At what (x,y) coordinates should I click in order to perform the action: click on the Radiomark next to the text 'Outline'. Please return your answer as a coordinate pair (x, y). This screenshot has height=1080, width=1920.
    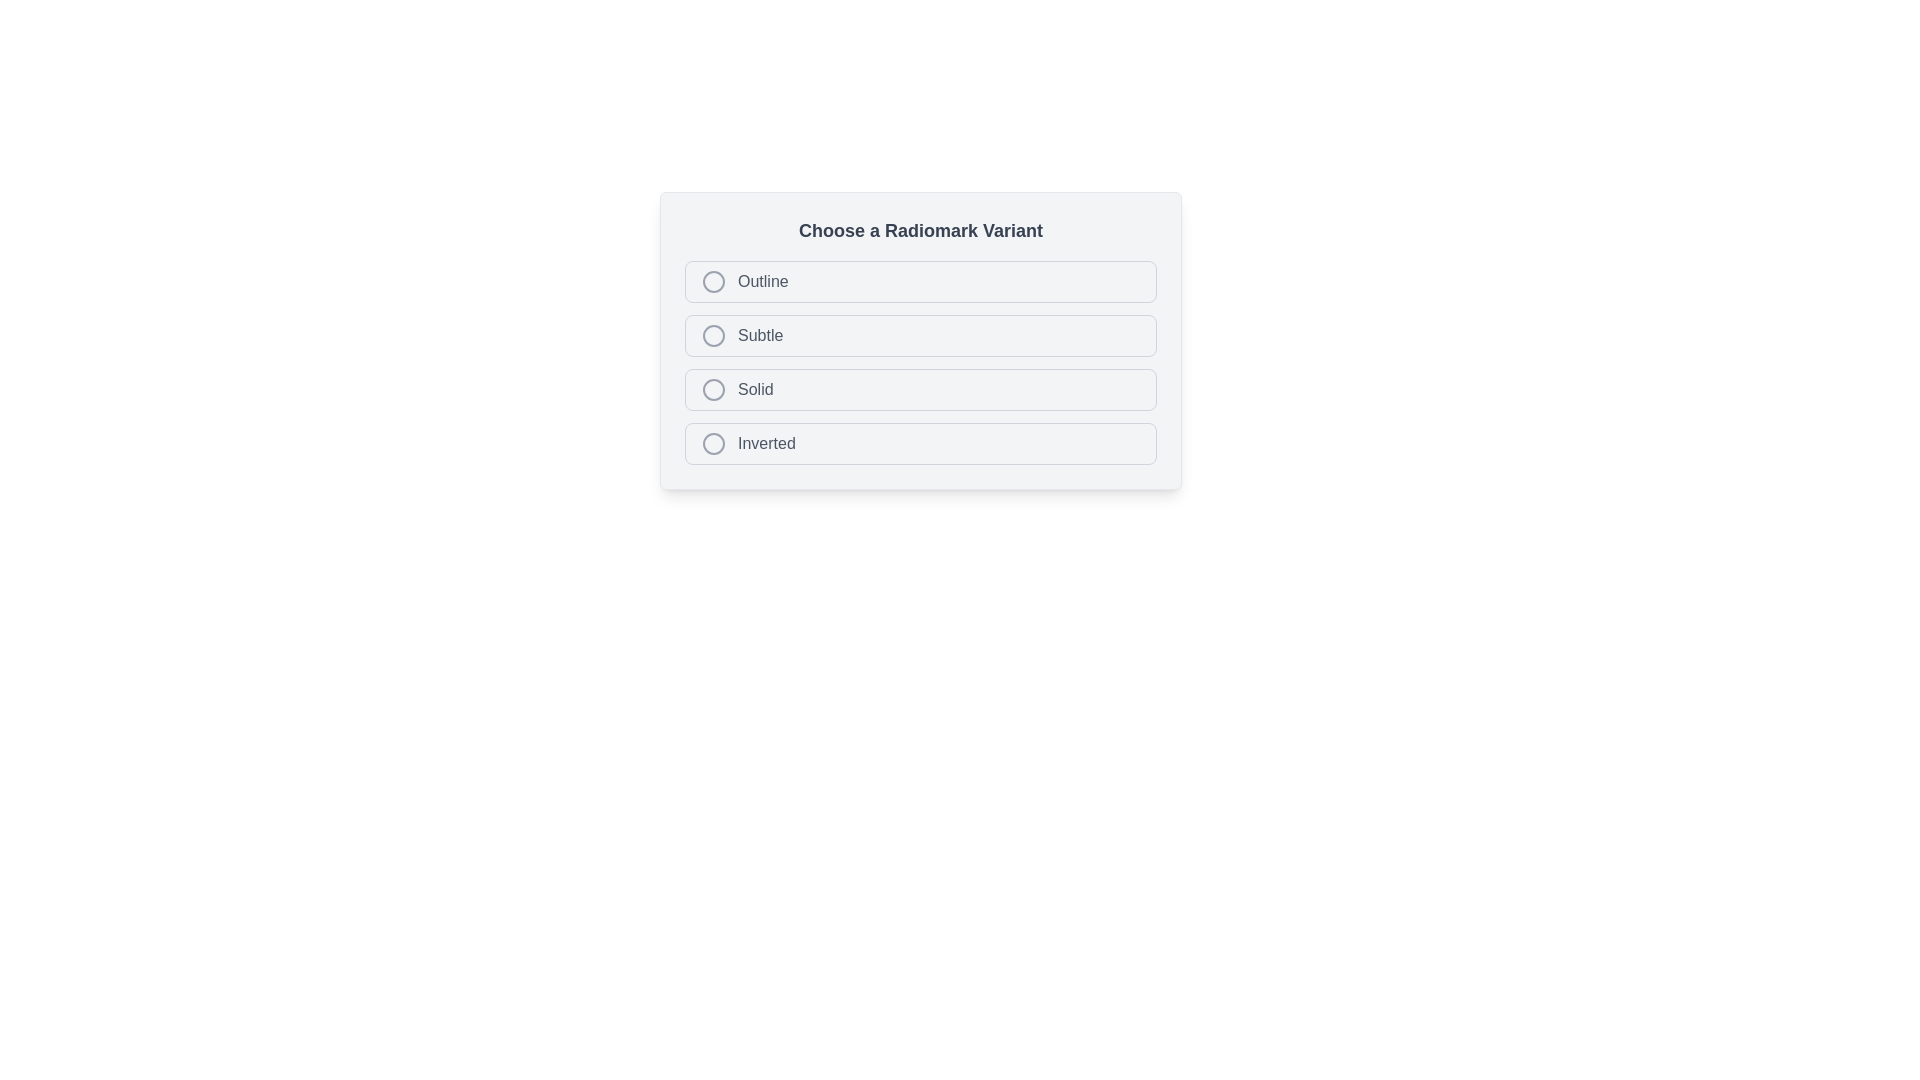
    Looking at the image, I should click on (714, 281).